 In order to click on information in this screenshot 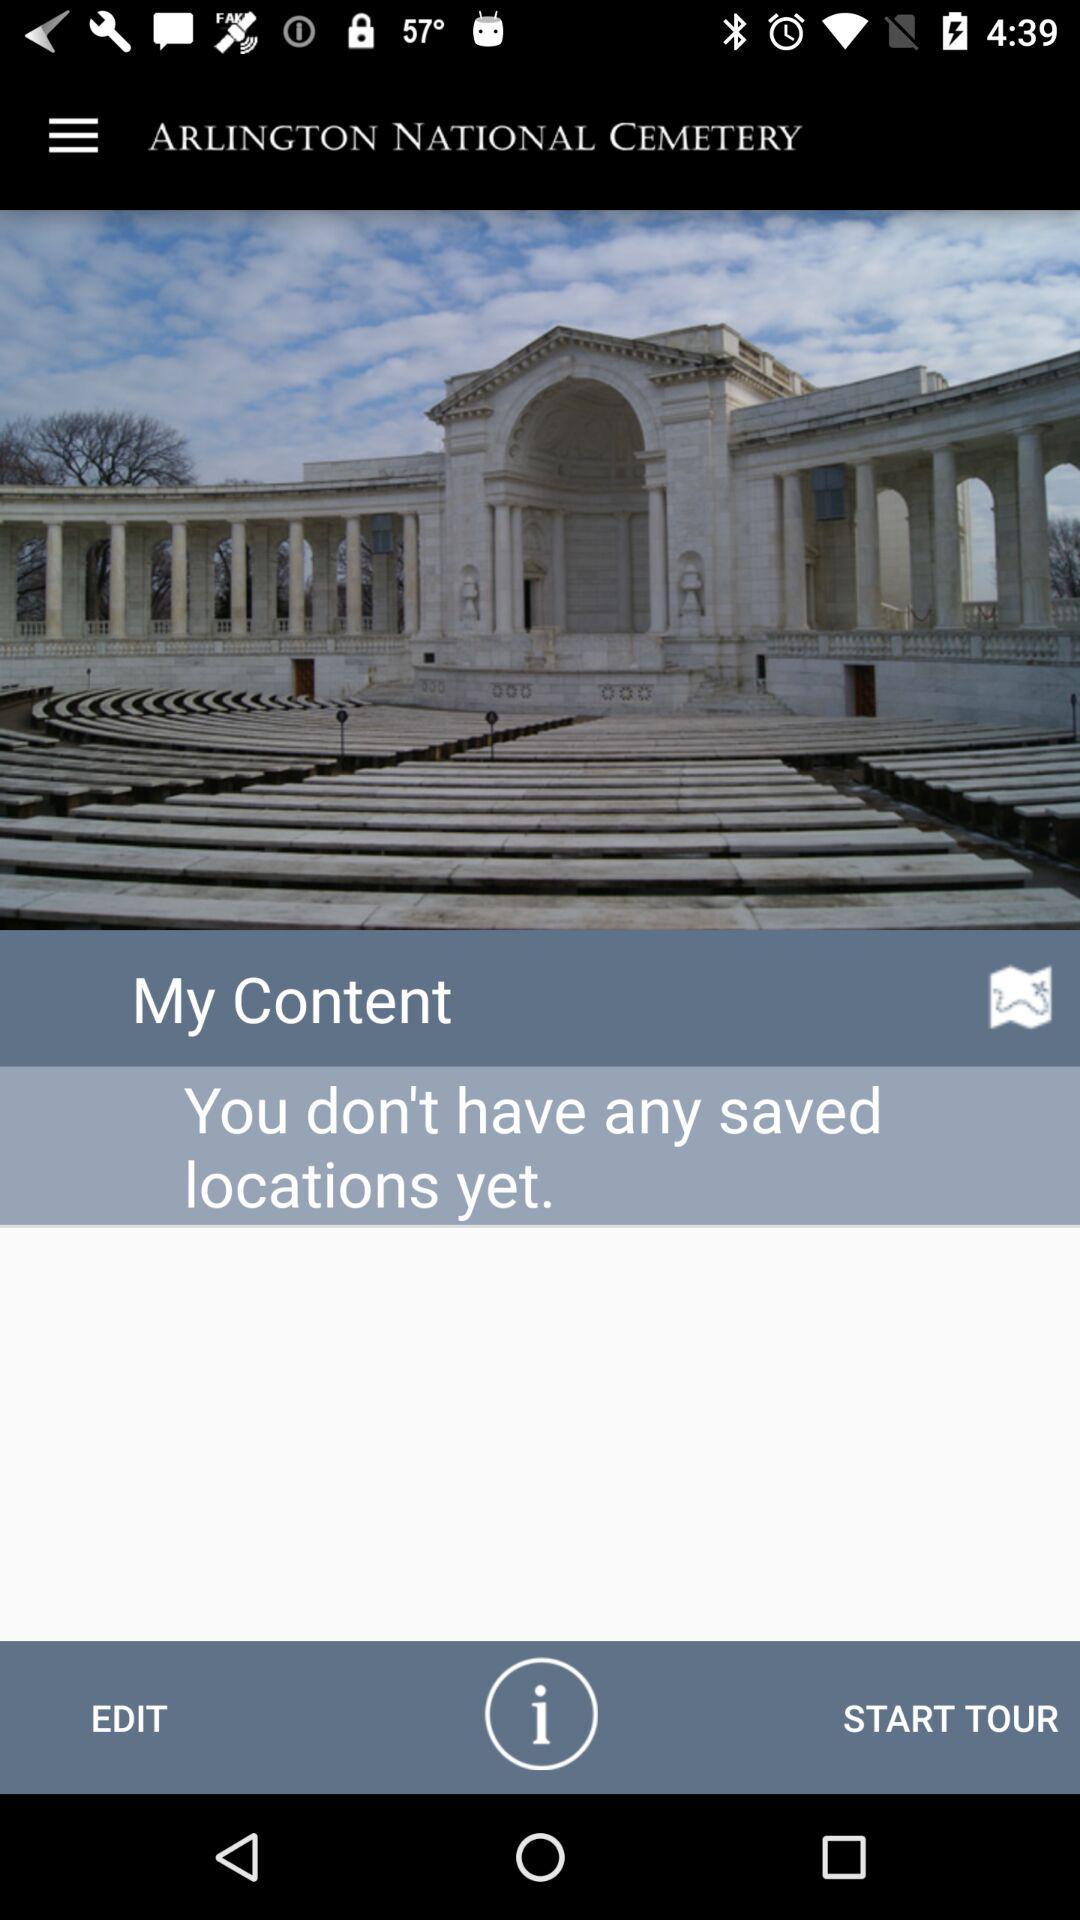, I will do `click(540, 1711)`.